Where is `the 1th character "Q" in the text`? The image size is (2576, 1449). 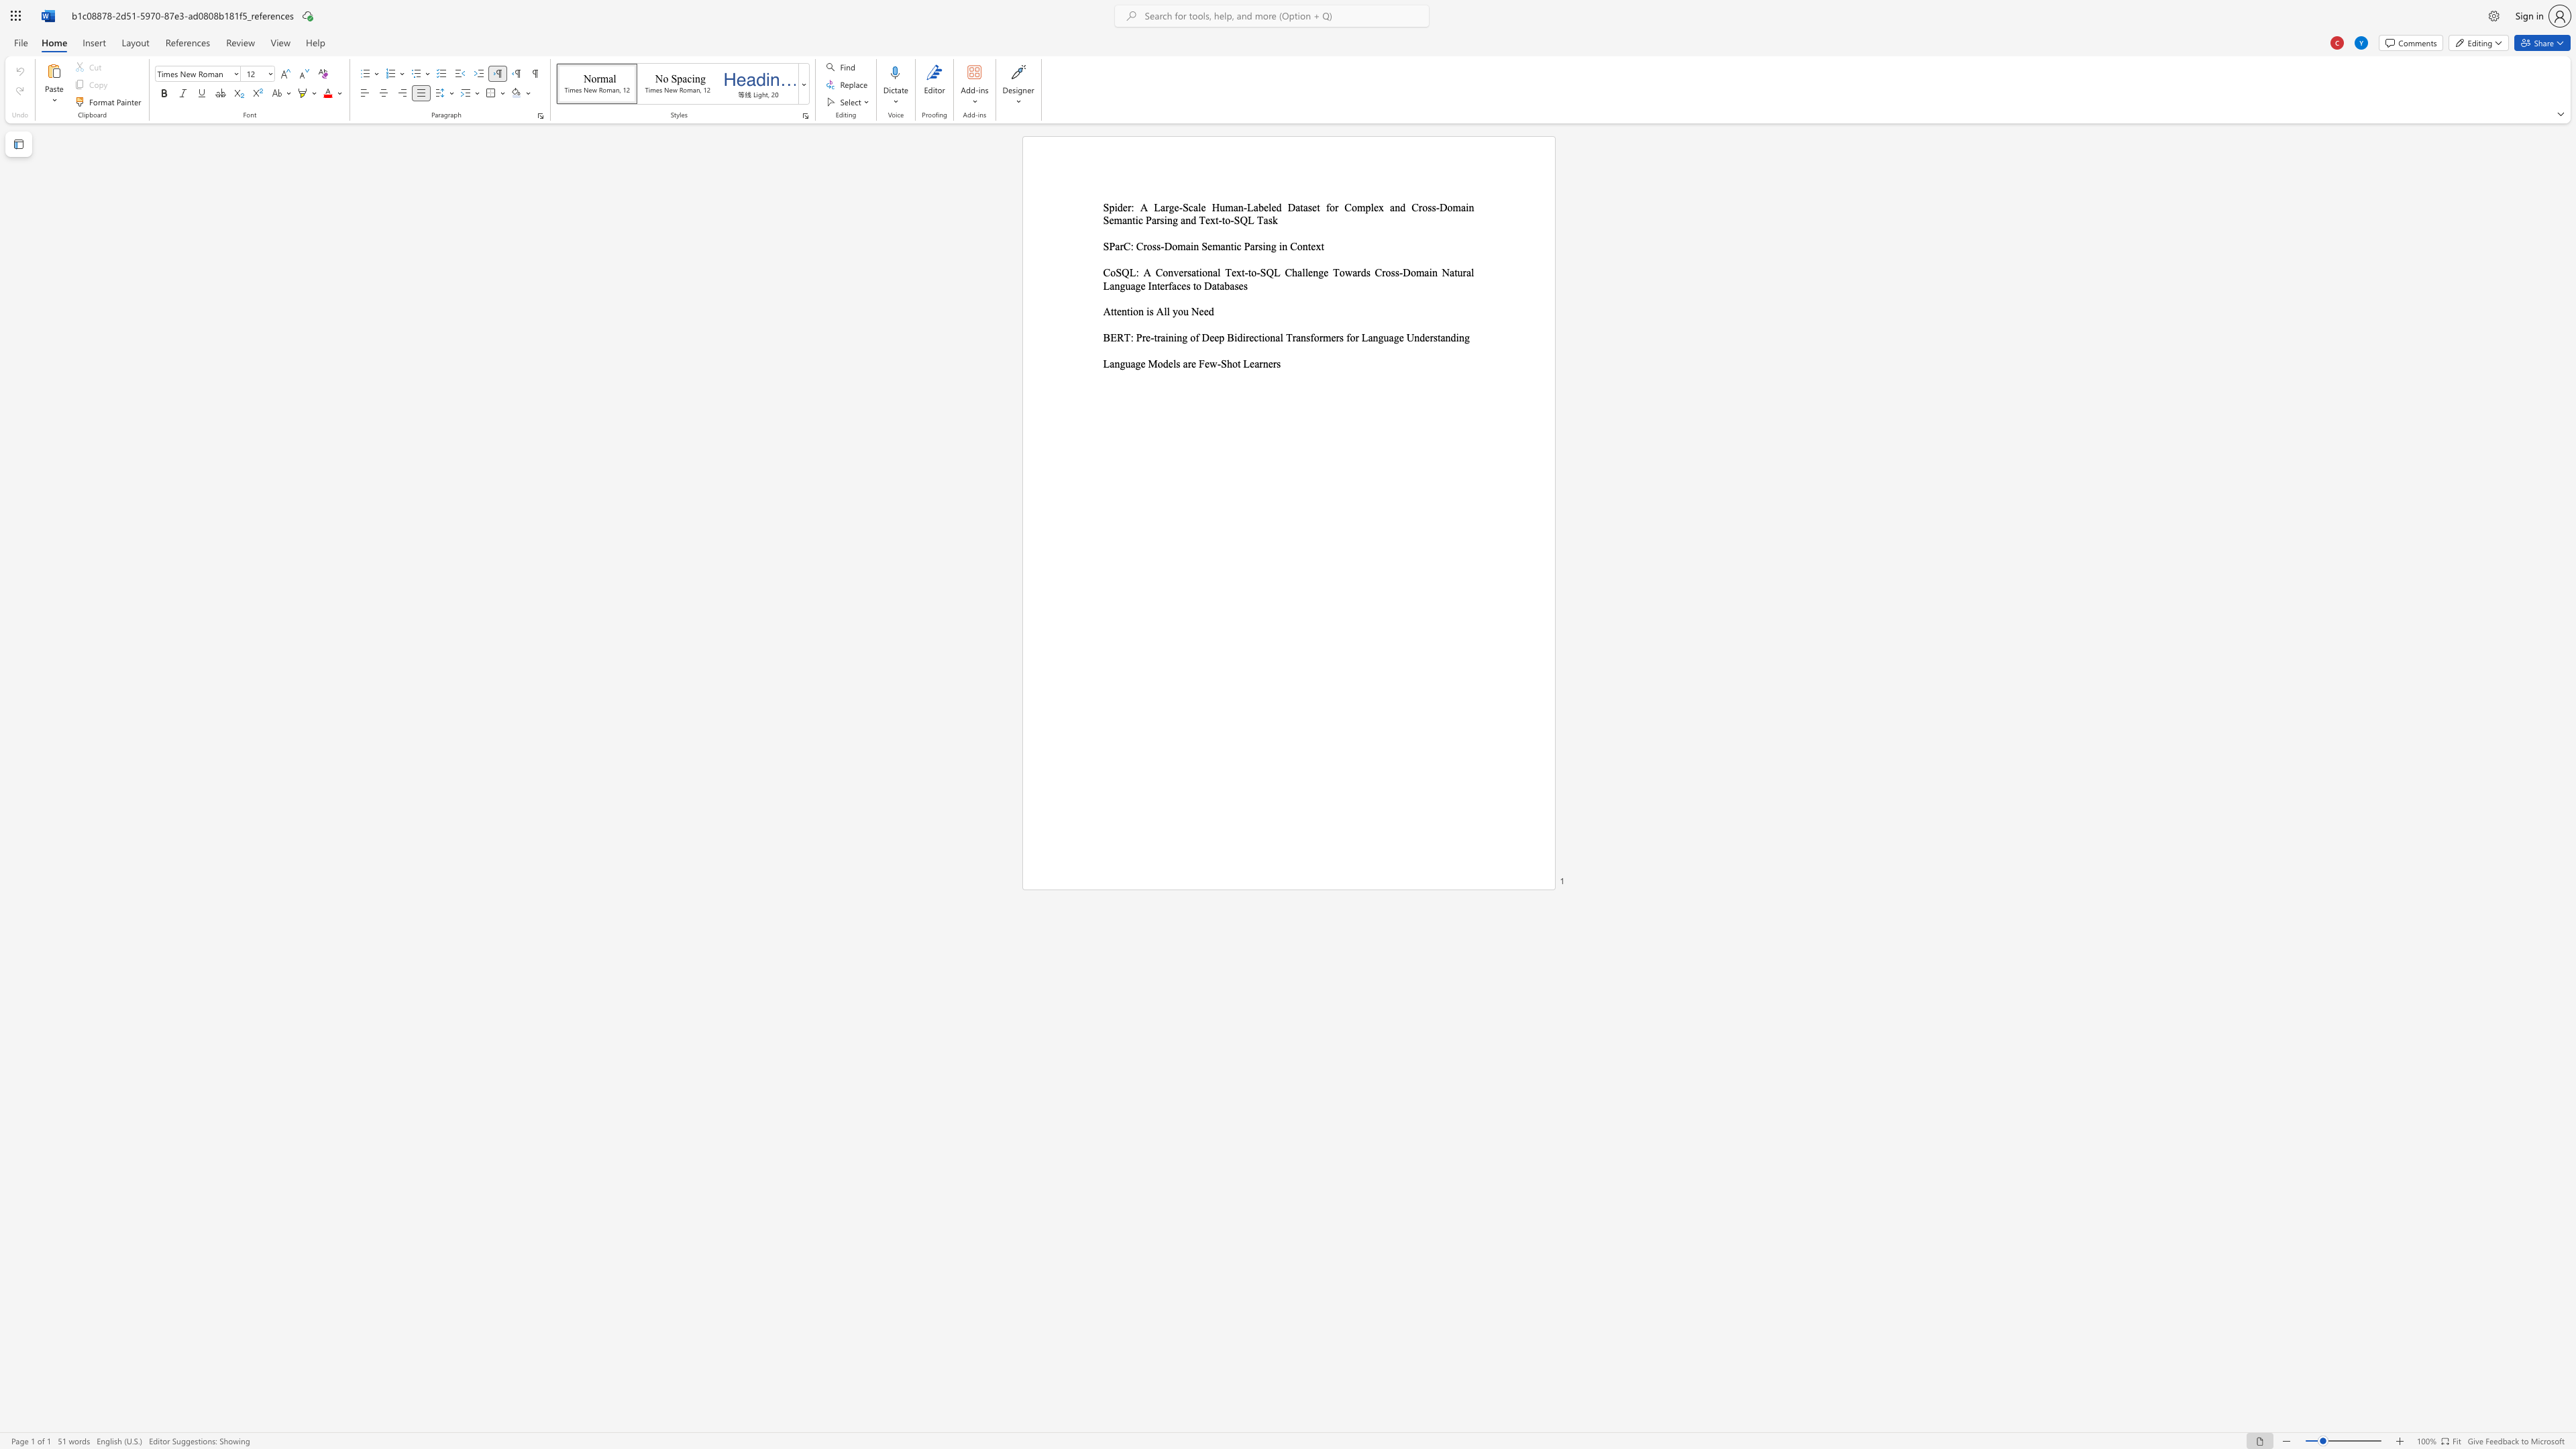 the 1th character "Q" in the text is located at coordinates (1124, 271).